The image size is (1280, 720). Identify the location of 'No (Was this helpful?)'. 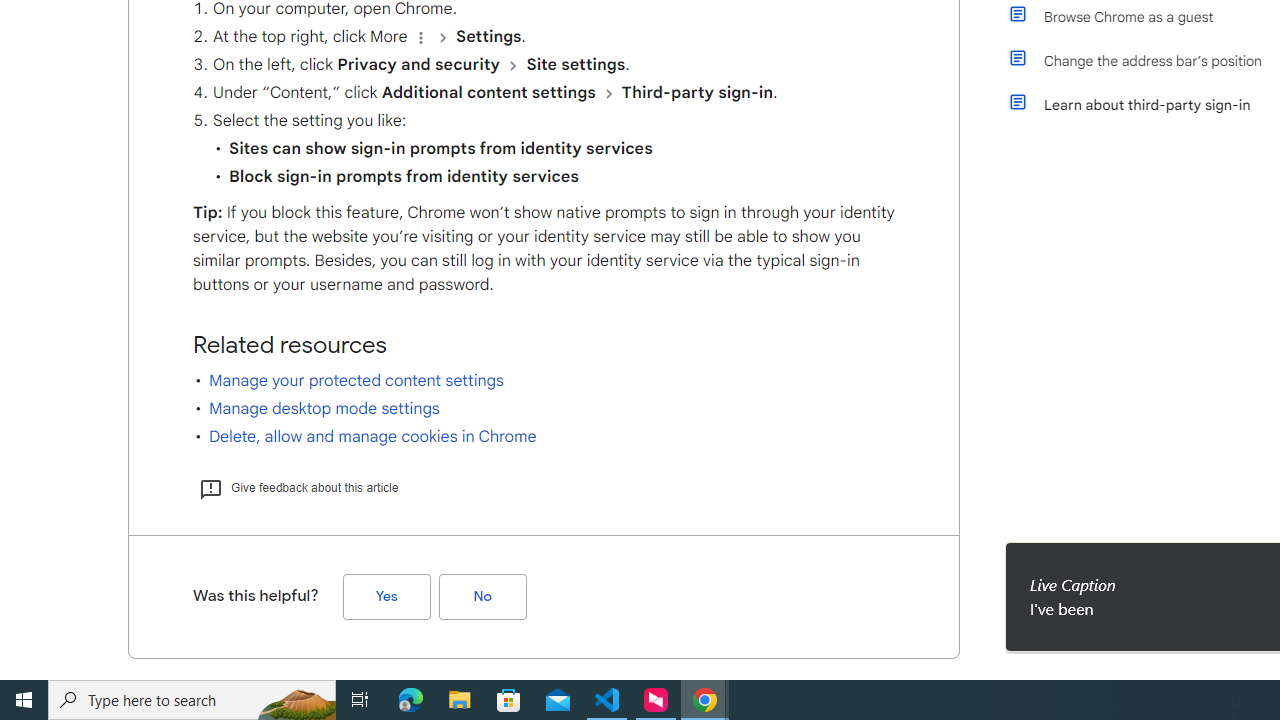
(482, 595).